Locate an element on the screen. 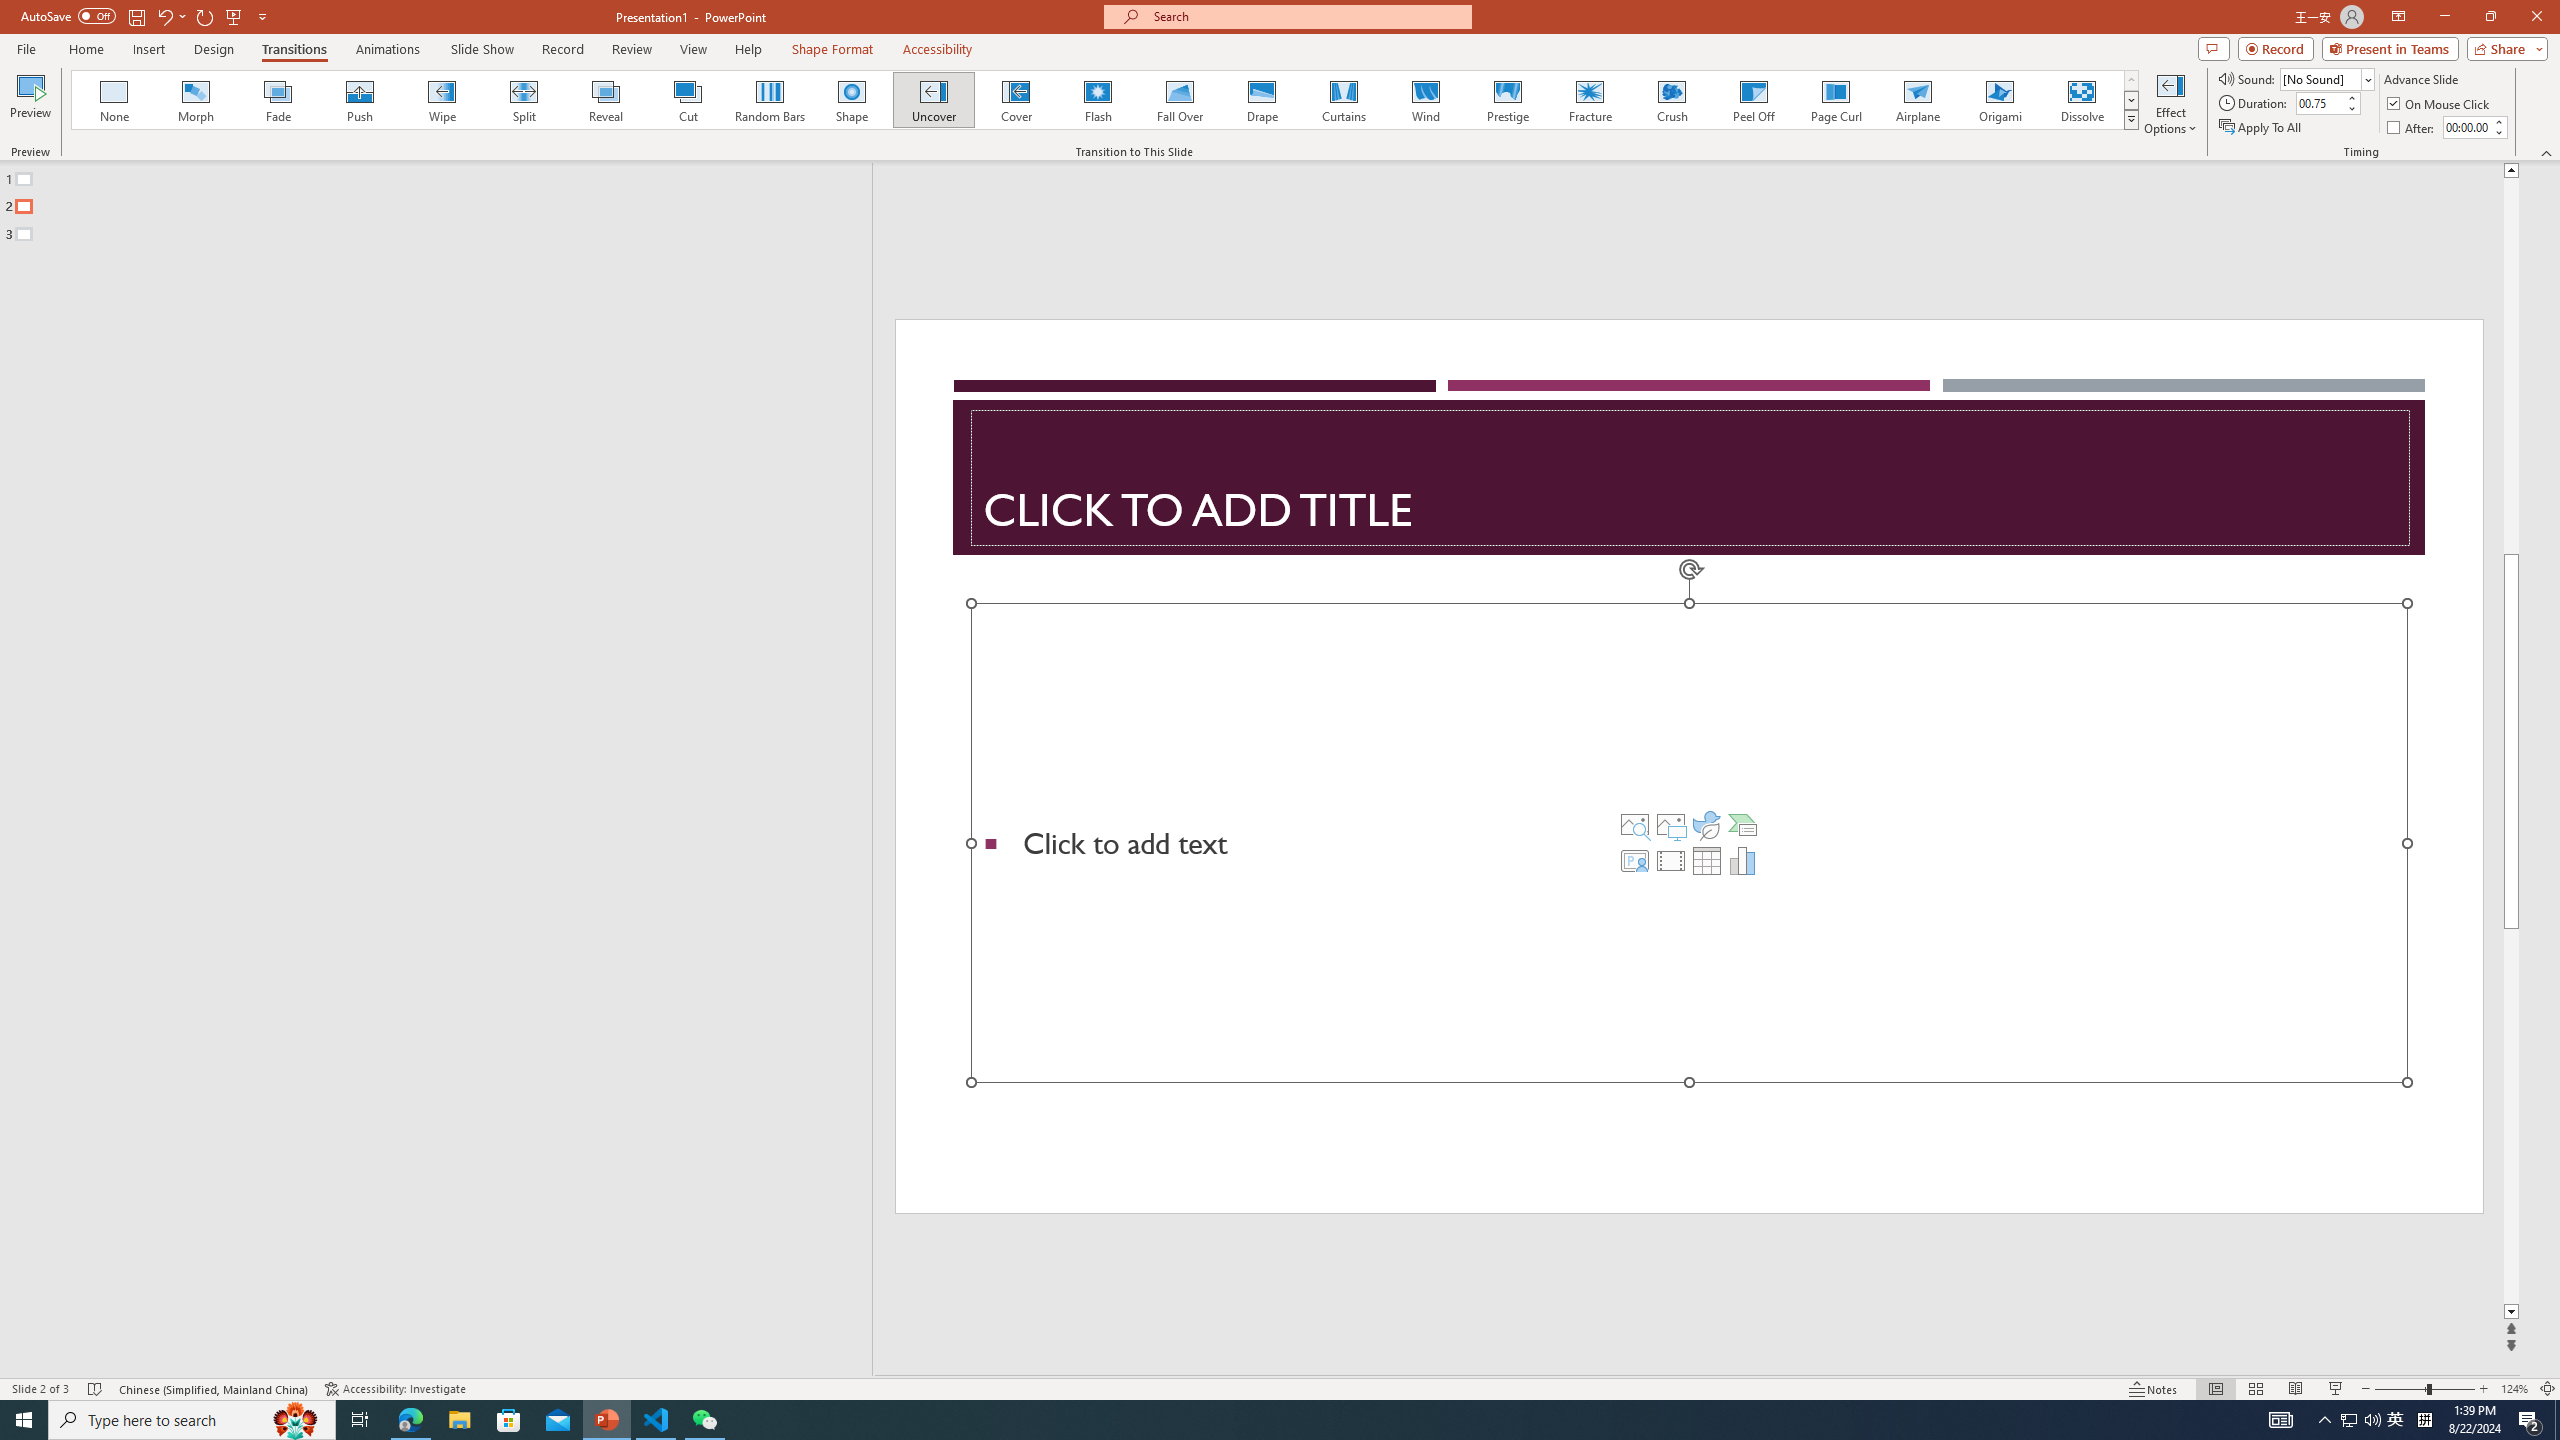 Image resolution: width=2560 pixels, height=1440 pixels. 'Fade' is located at coordinates (278, 99).